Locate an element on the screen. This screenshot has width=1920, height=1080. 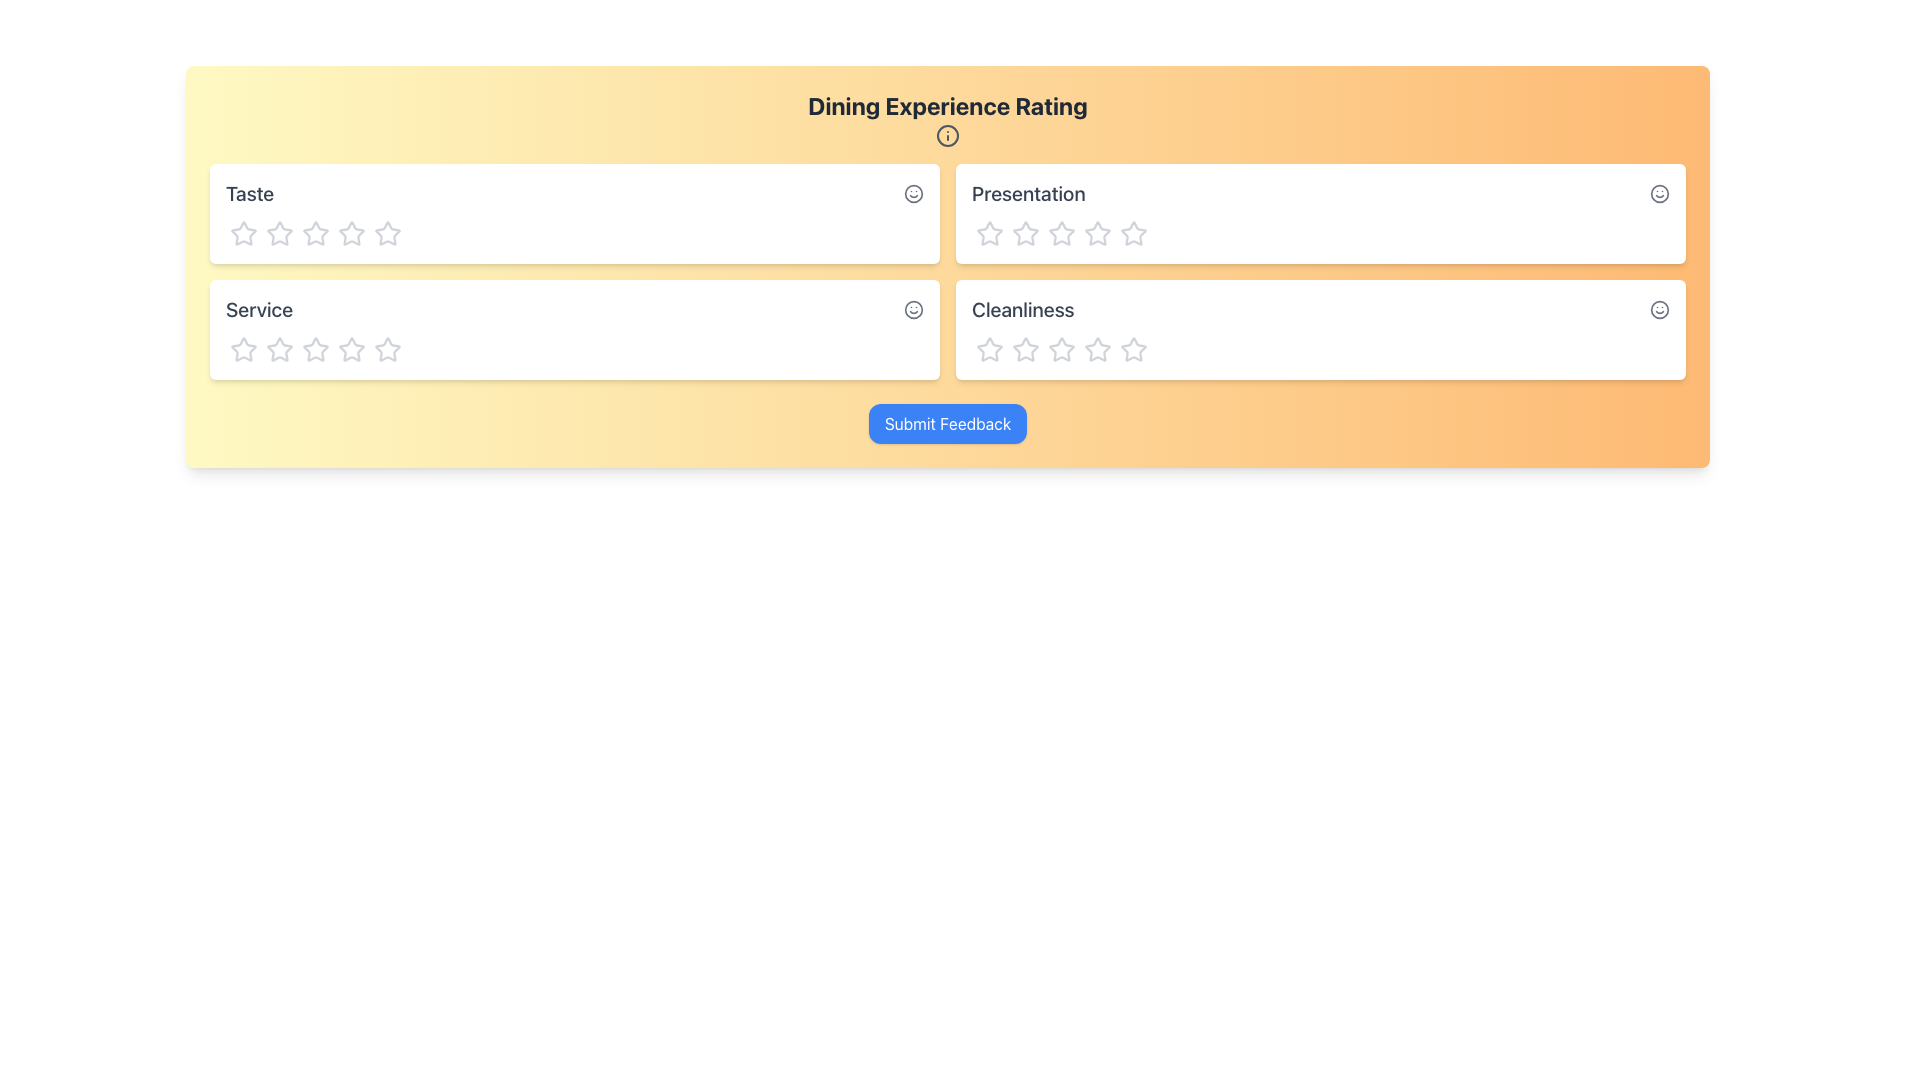
the second star-shaped icon in the 'Cleanliness' rating section, which has a hollow outline and is part of a group of five horizontally aligned stars is located at coordinates (1060, 348).